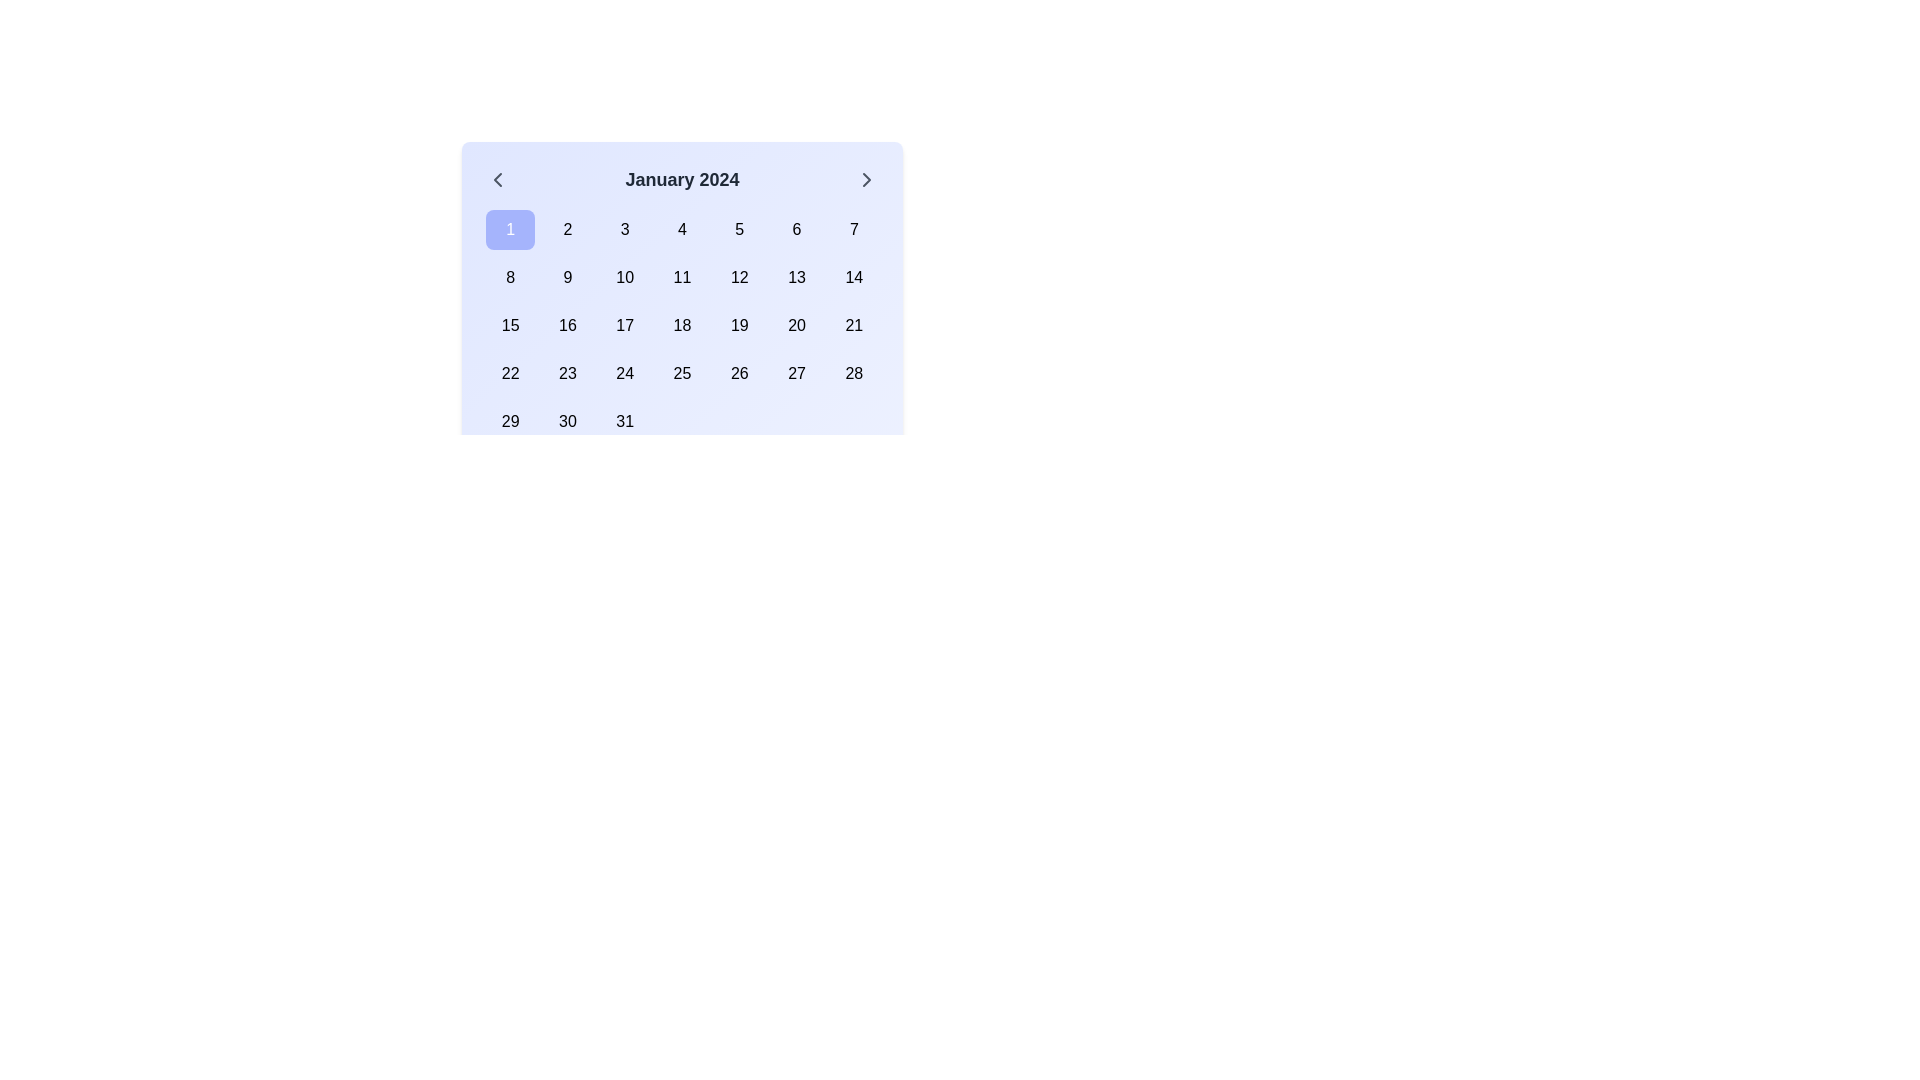  What do you see at coordinates (867, 180) in the screenshot?
I see `the right-facing chevron icon` at bounding box center [867, 180].